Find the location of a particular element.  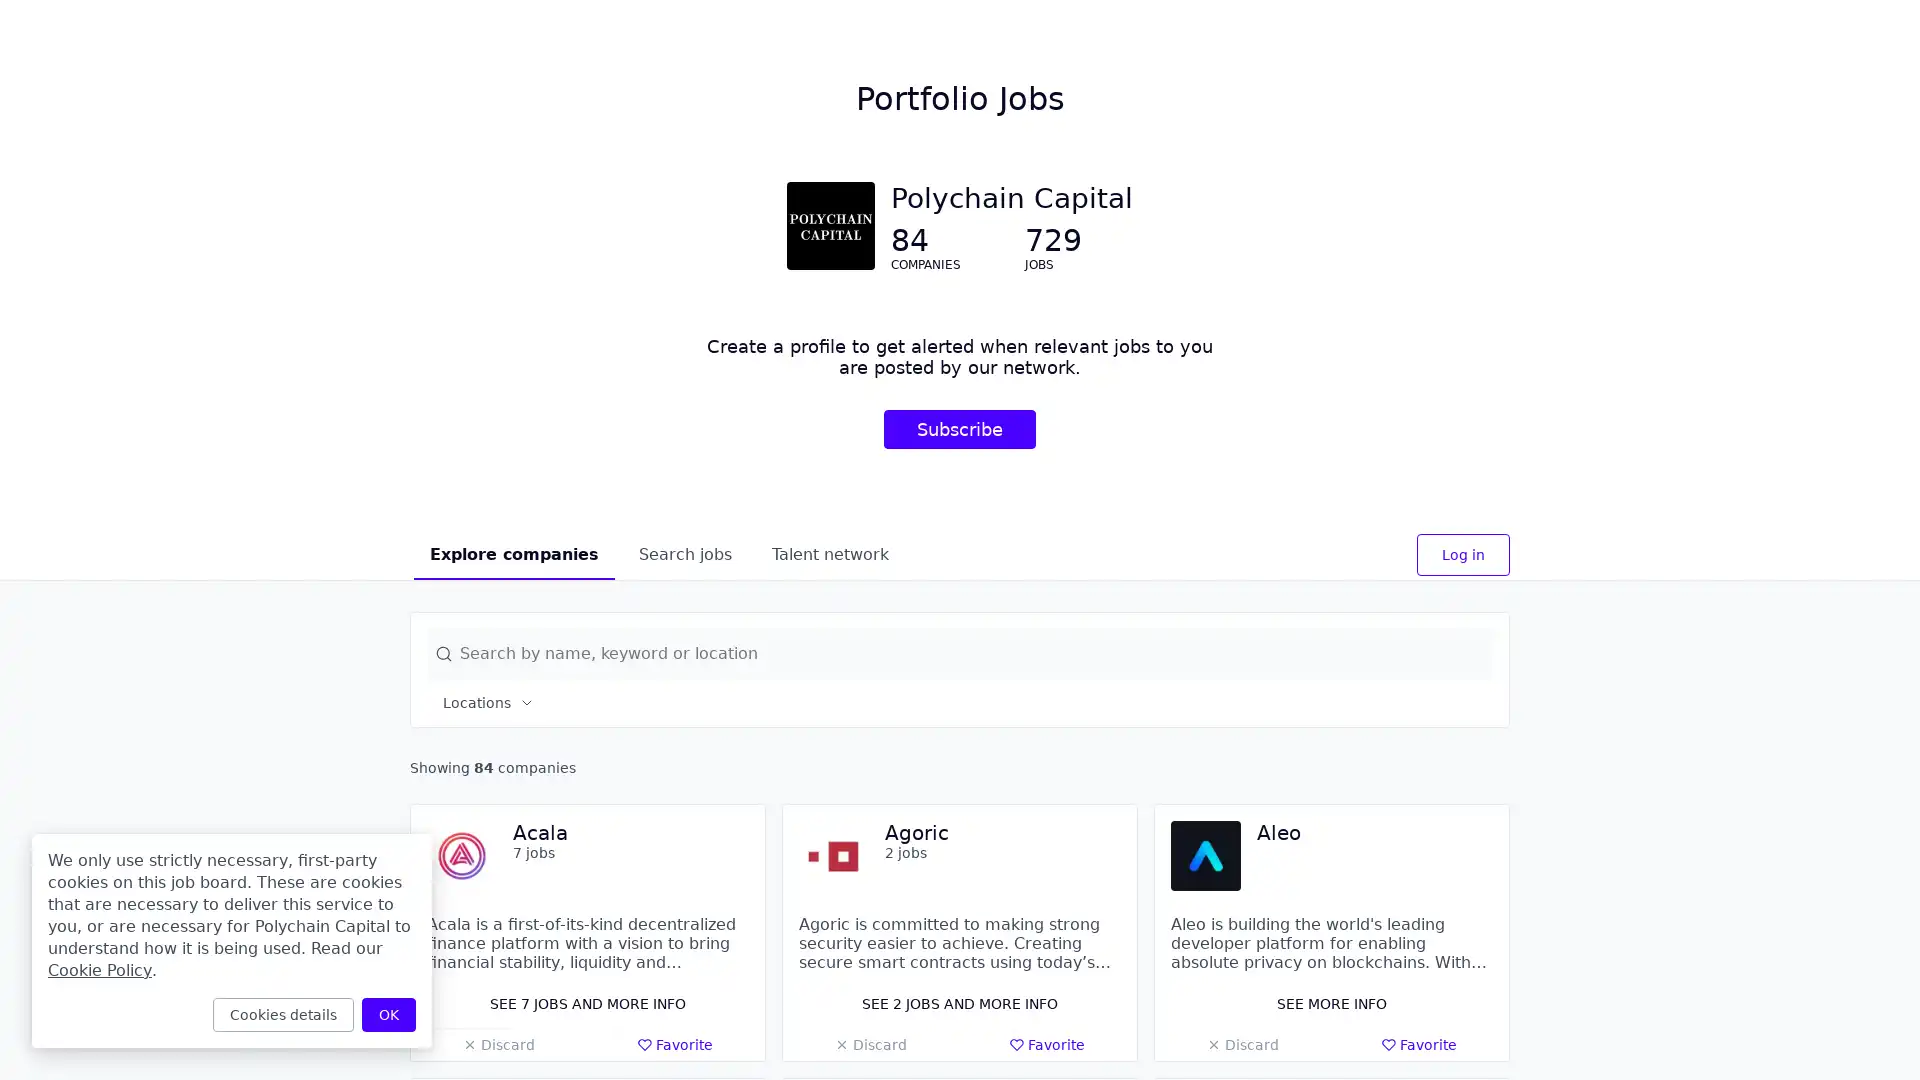

Discard is located at coordinates (498, 1044).